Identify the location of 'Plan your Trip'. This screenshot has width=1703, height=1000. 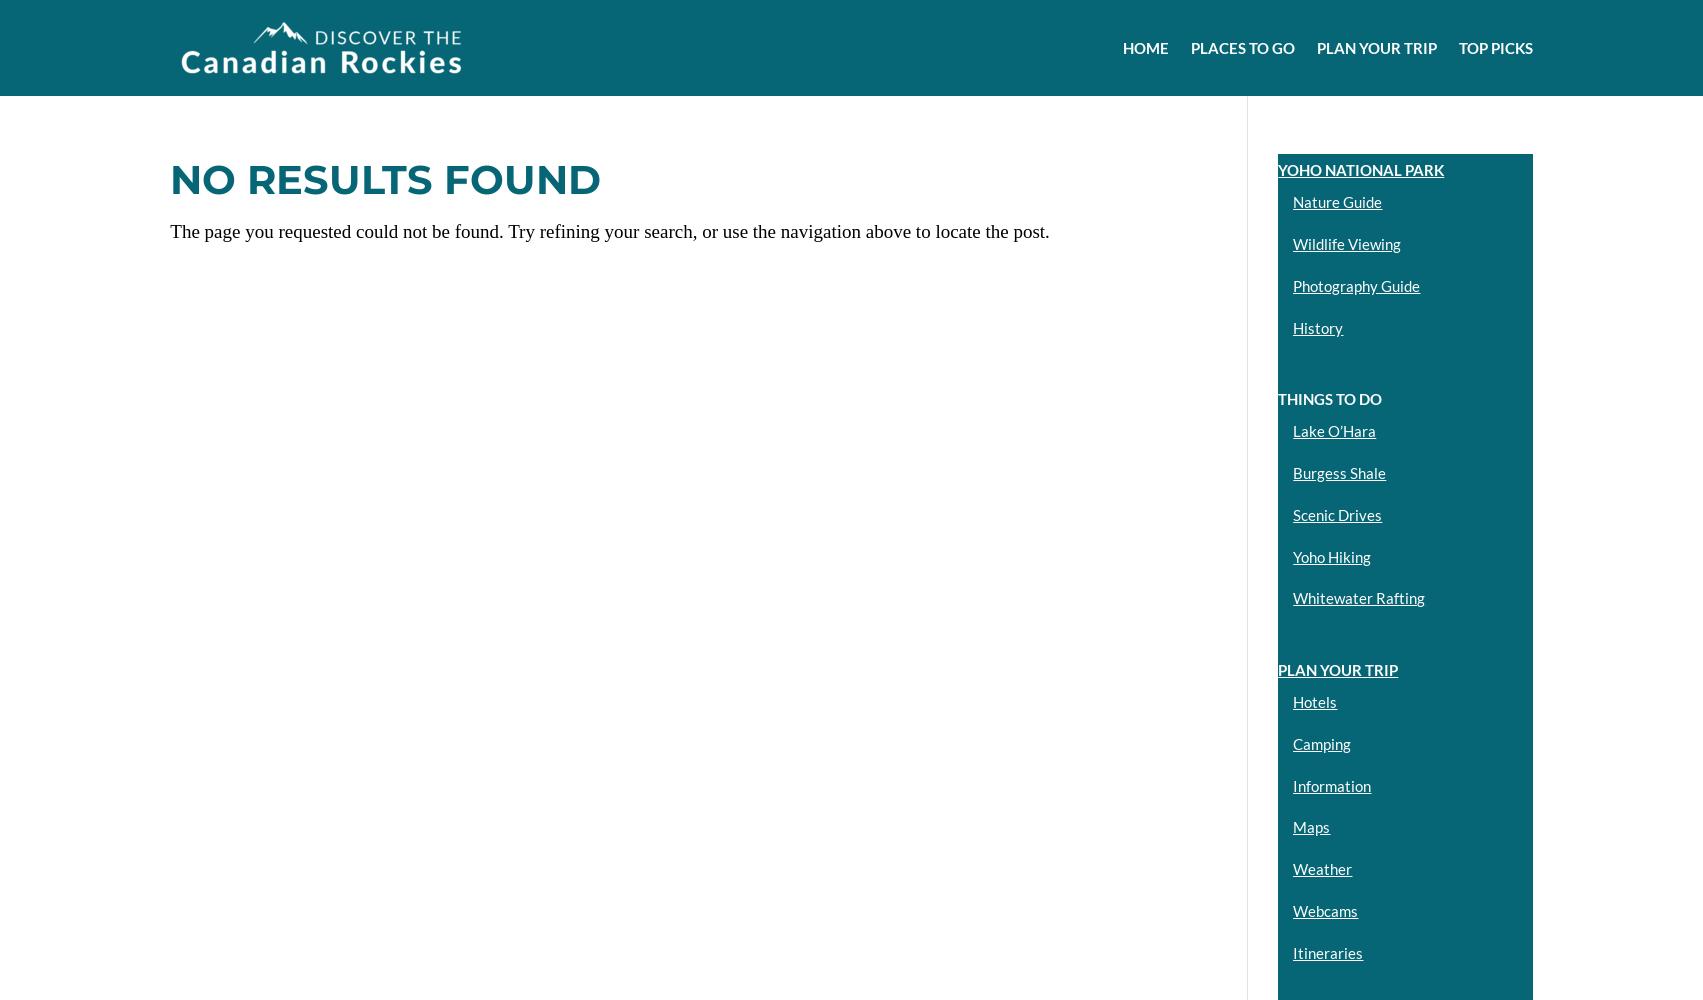
(1376, 48).